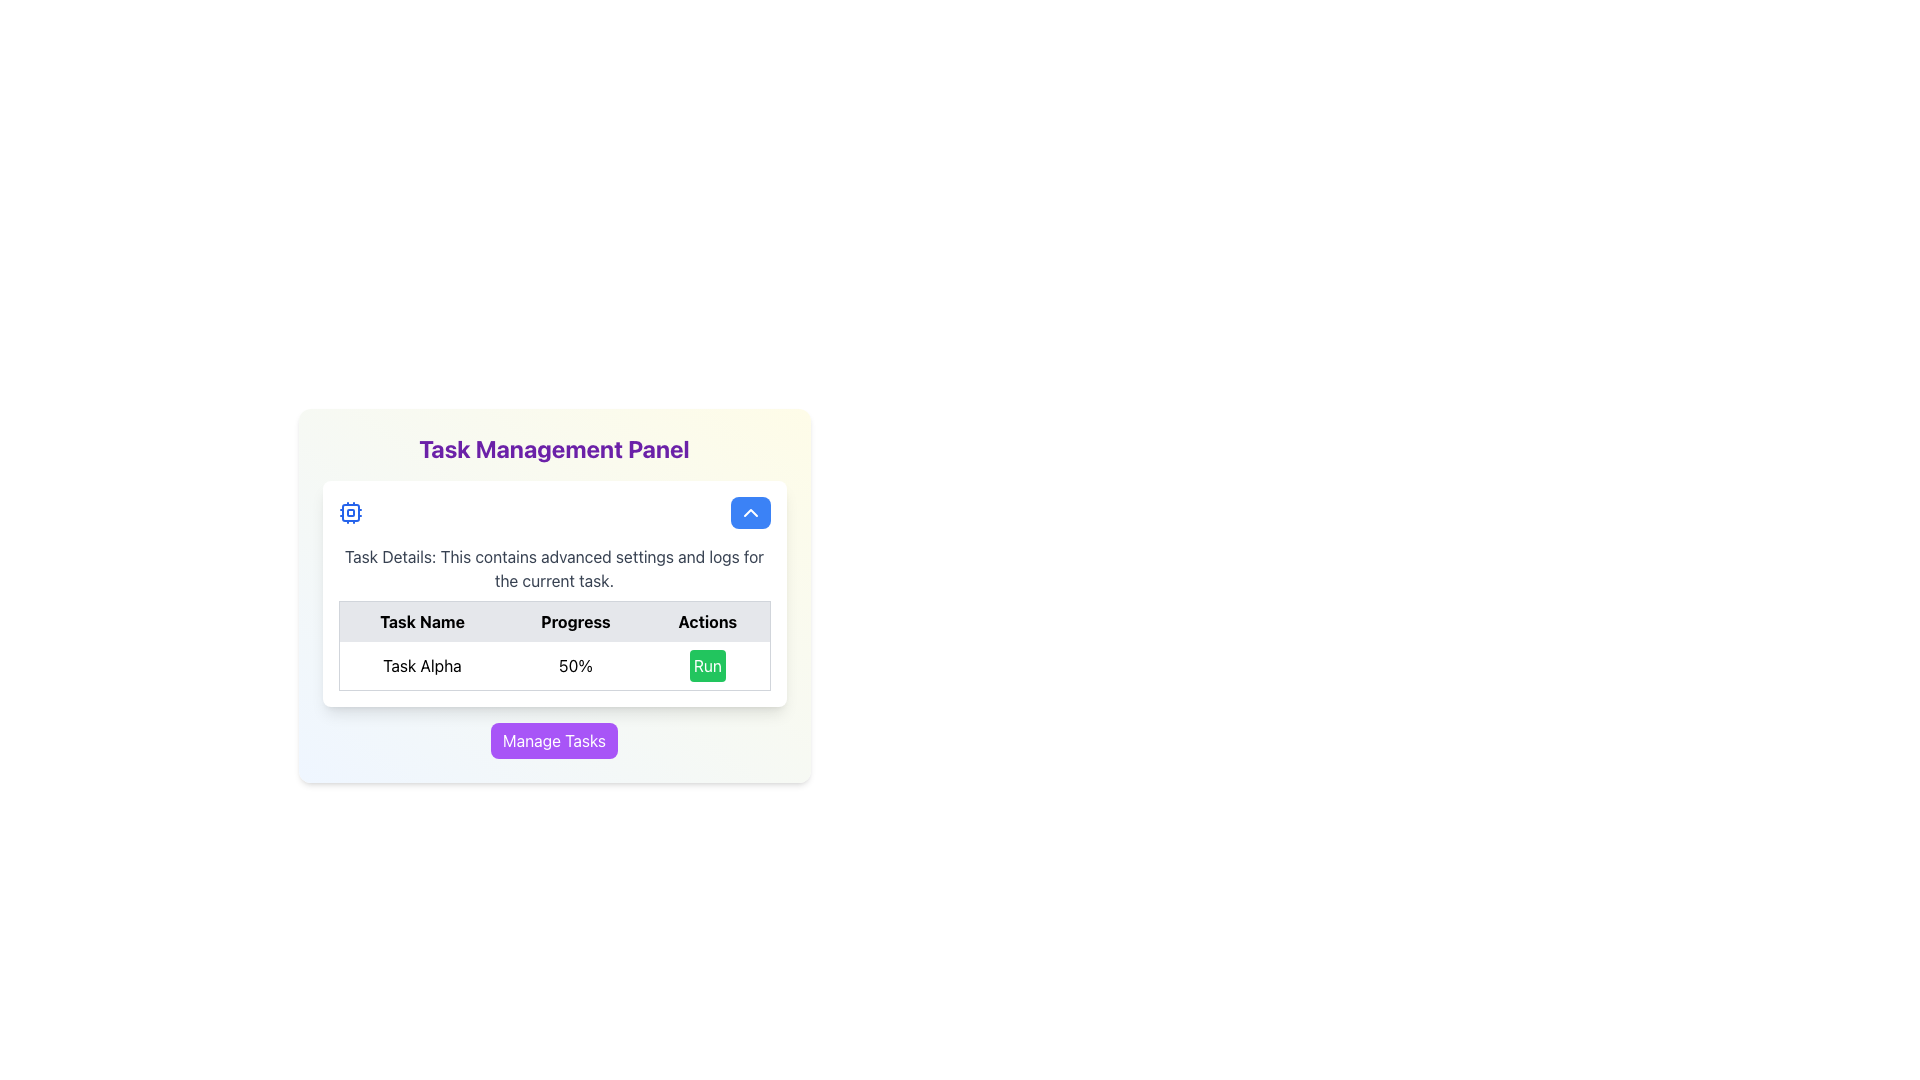 The height and width of the screenshot is (1080, 1920). I want to click on the purple button with rounded corners labeled 'Manage Tasks' located in the bottom-center of the 'Task Management Panel', so click(554, 740).